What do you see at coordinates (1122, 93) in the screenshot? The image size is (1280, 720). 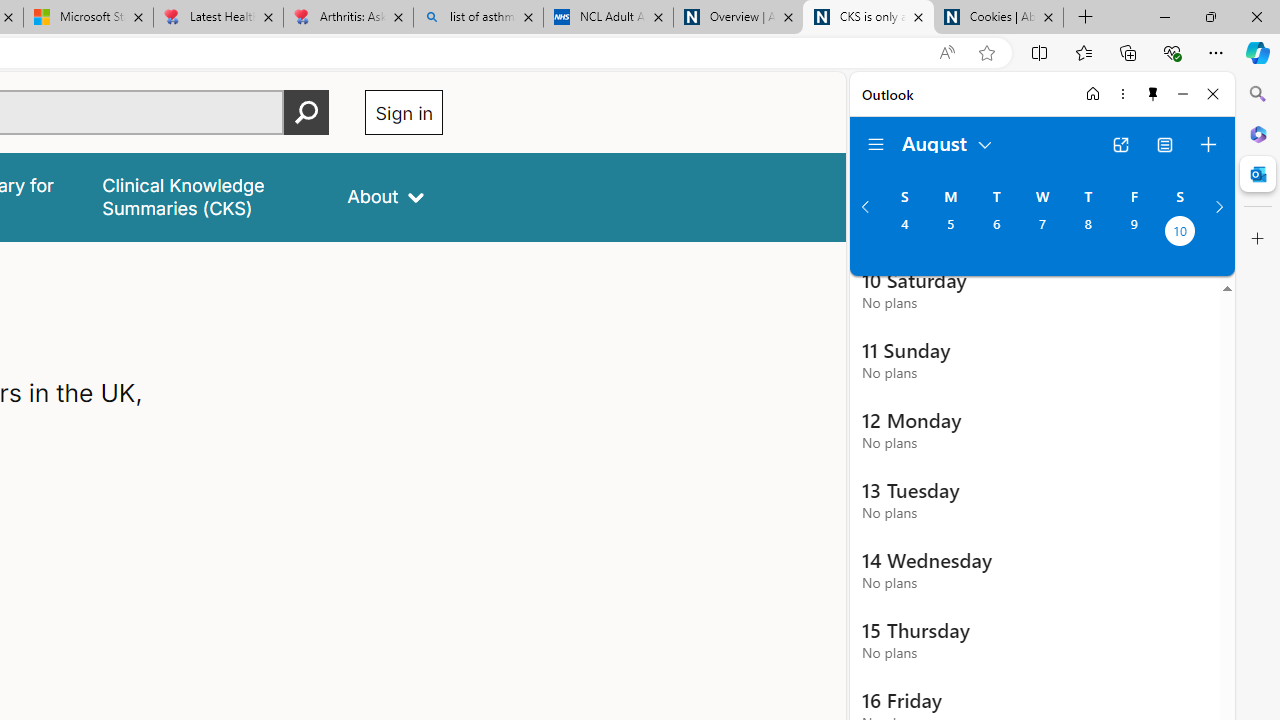 I see `'More options'` at bounding box center [1122, 93].